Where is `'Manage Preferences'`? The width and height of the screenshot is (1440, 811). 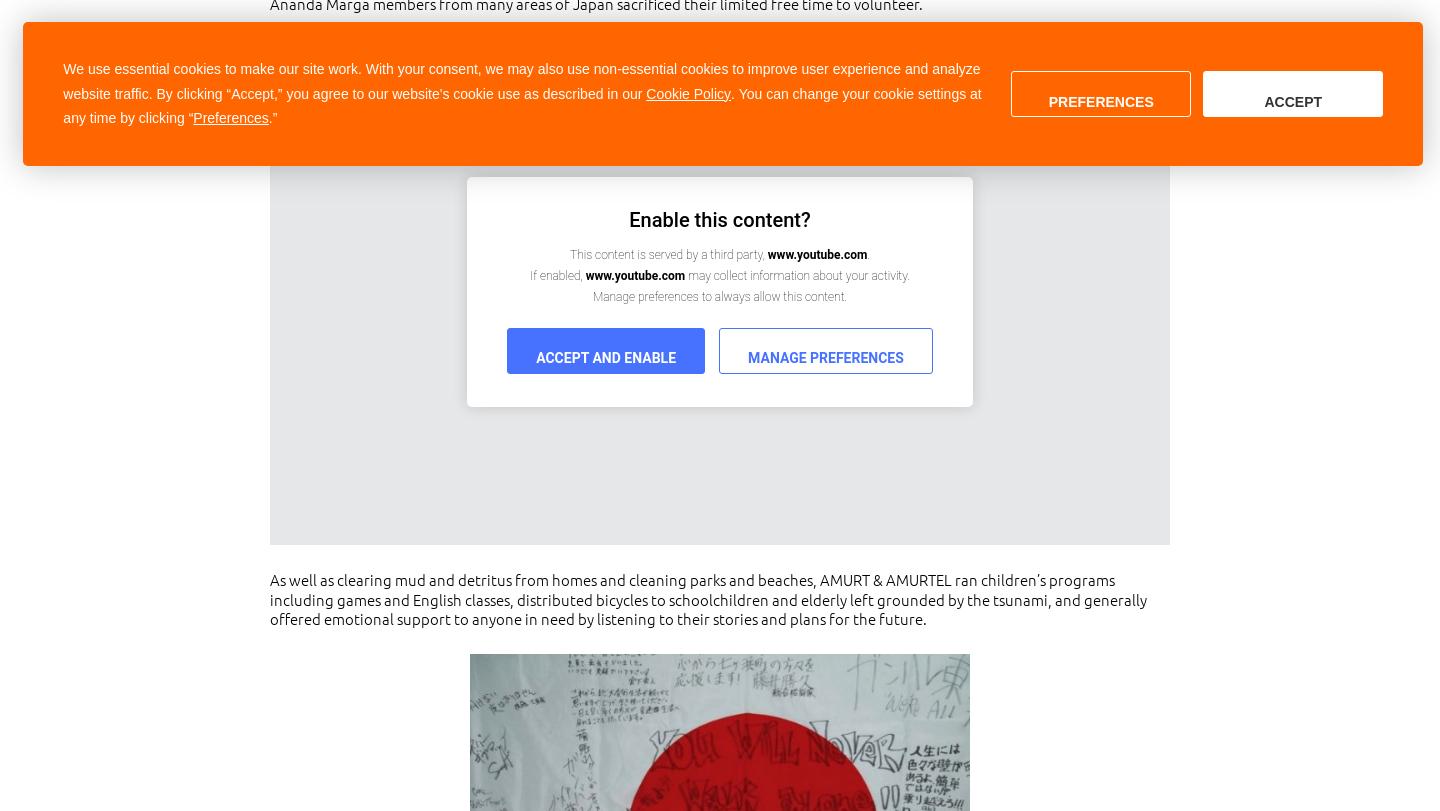
'Manage Preferences' is located at coordinates (825, 360).